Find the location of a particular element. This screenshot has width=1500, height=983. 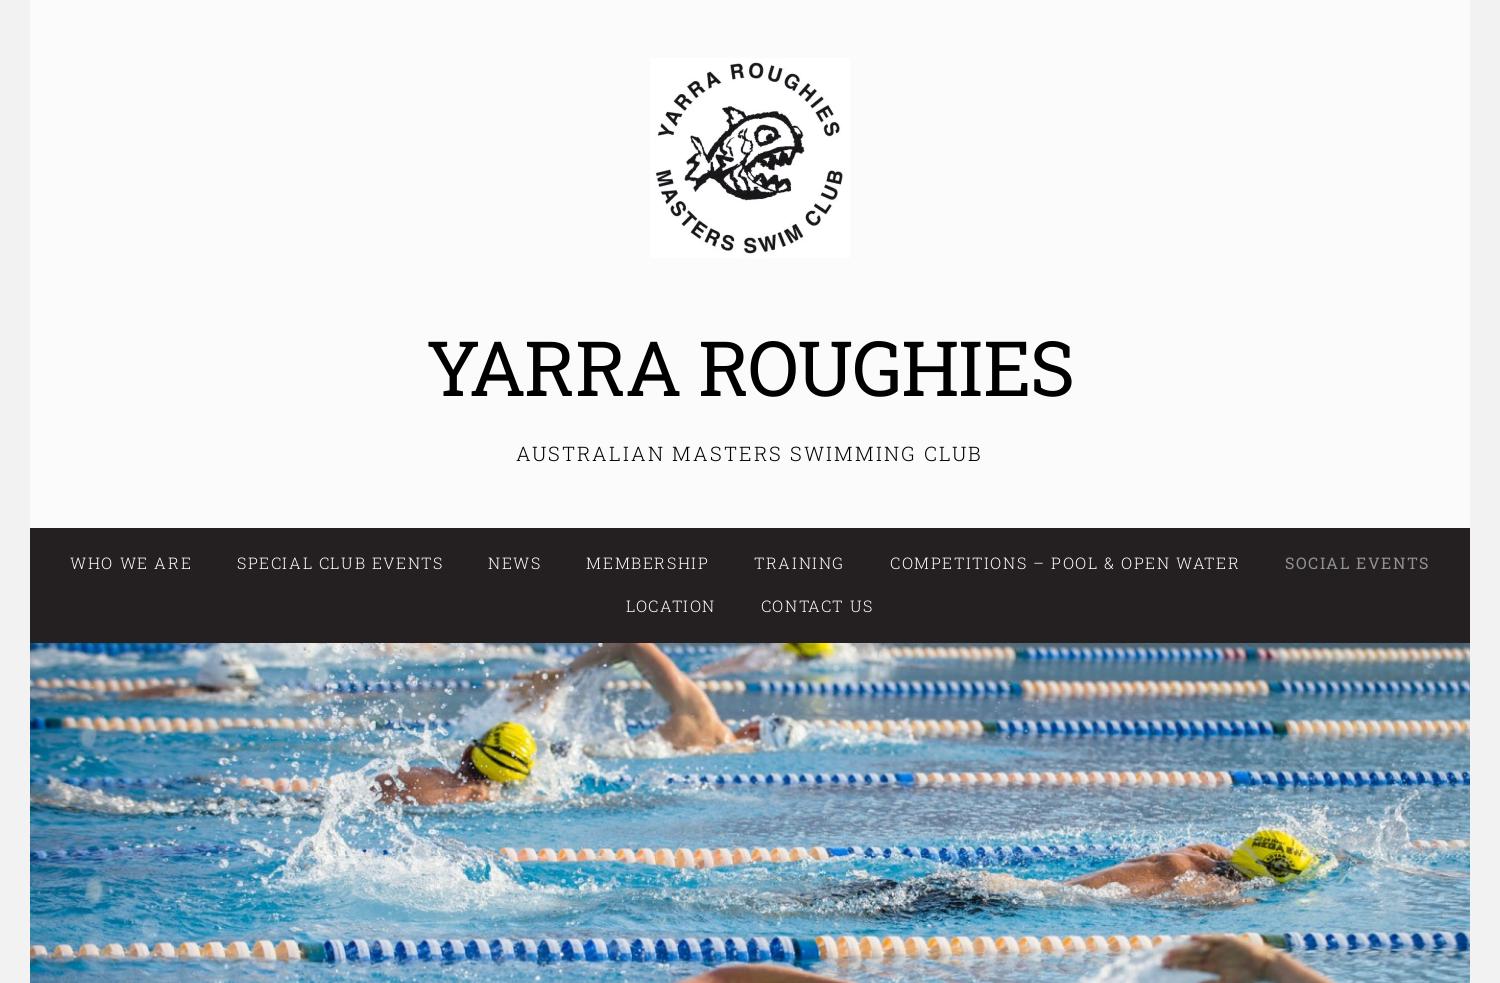

'Location' is located at coordinates (670, 605).